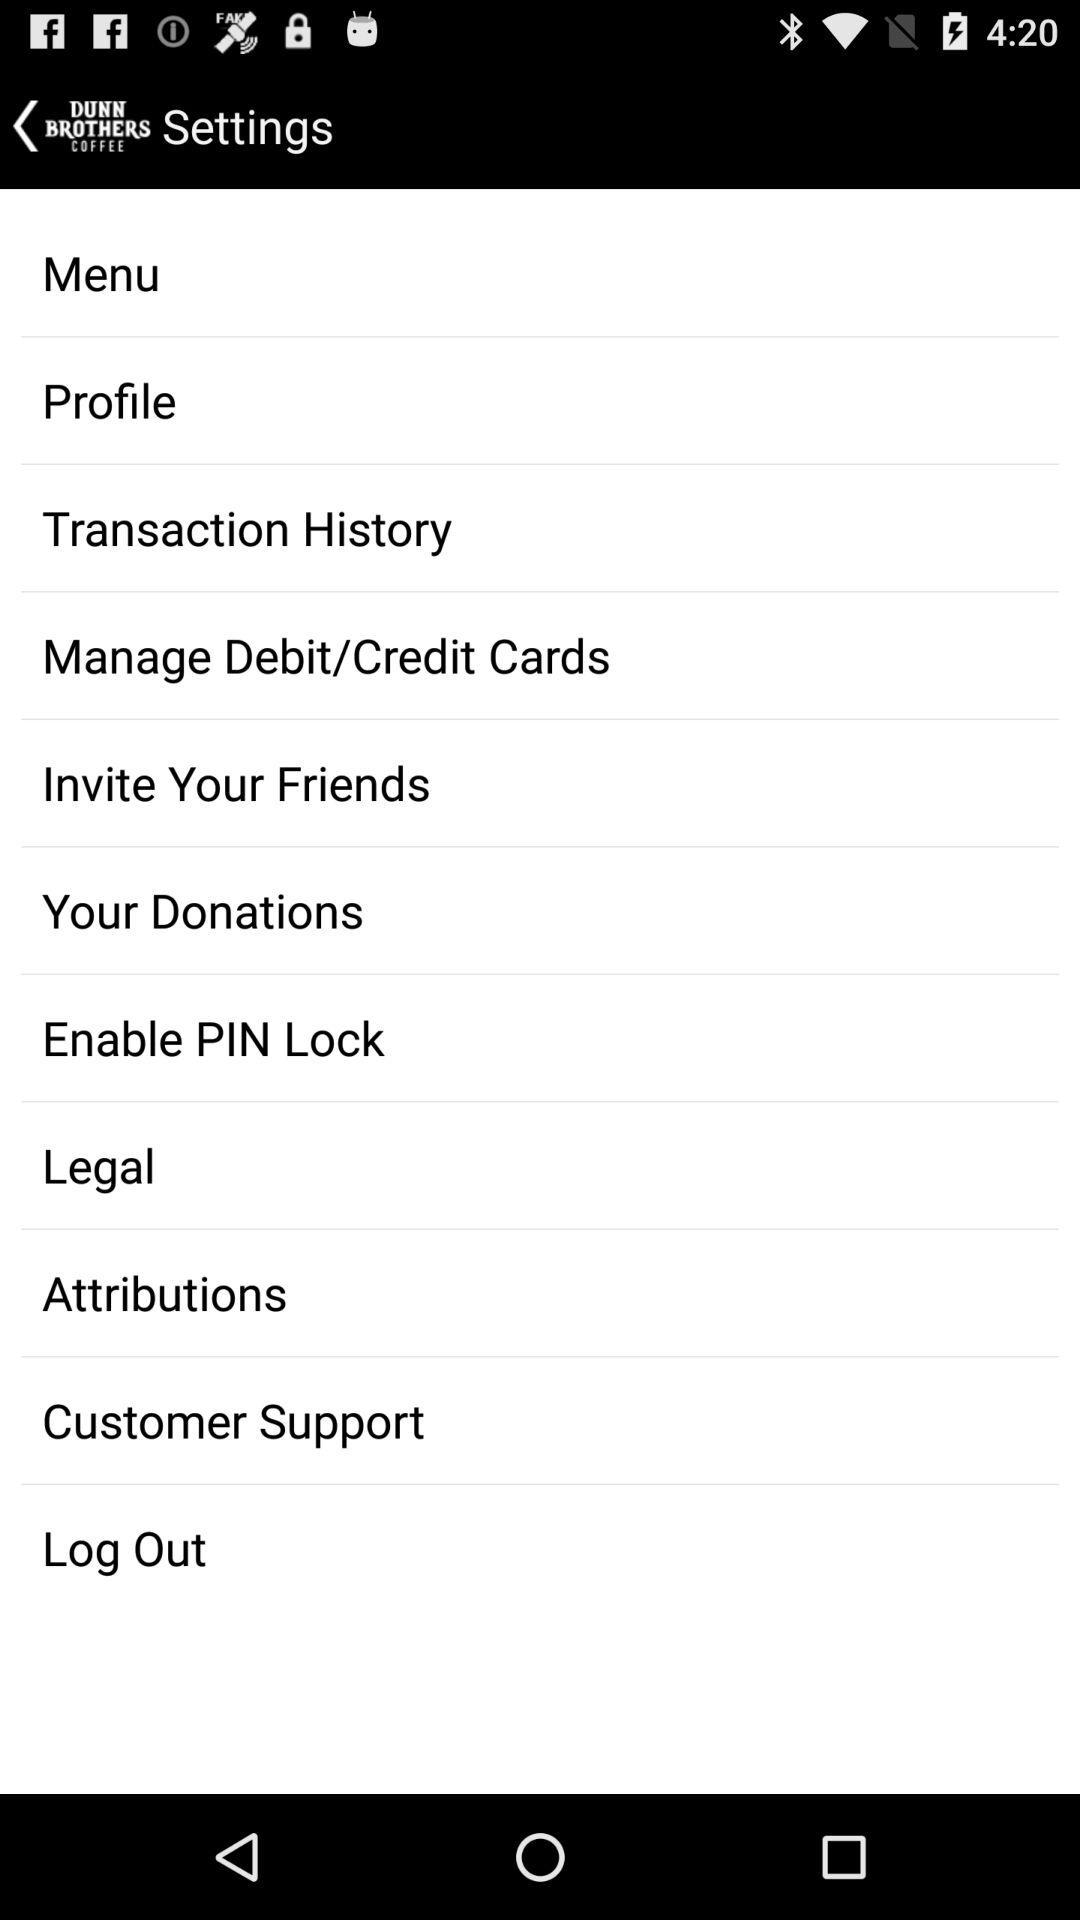 This screenshot has height=1920, width=1080. Describe the element at coordinates (540, 528) in the screenshot. I see `transaction history item` at that location.